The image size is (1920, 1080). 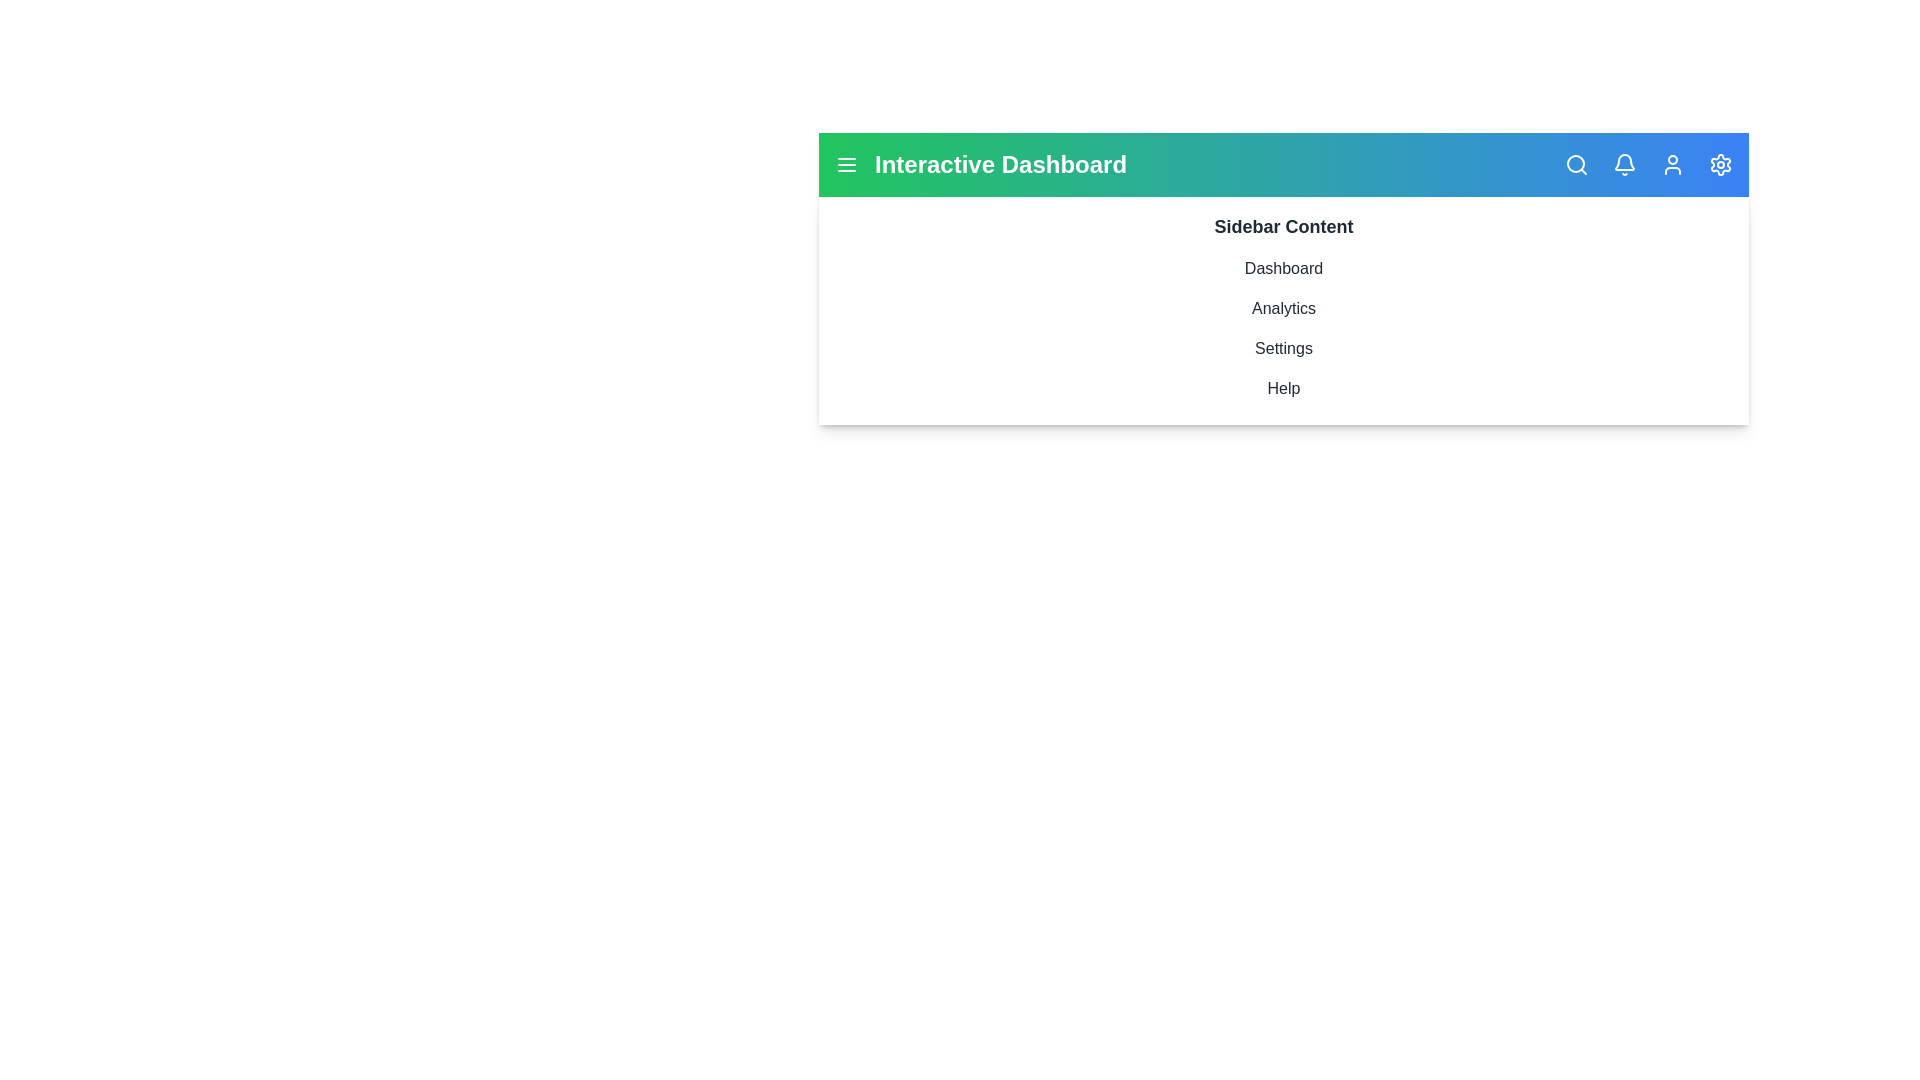 What do you see at coordinates (846, 164) in the screenshot?
I see `the menu button to toggle the sidebar visibility` at bounding box center [846, 164].